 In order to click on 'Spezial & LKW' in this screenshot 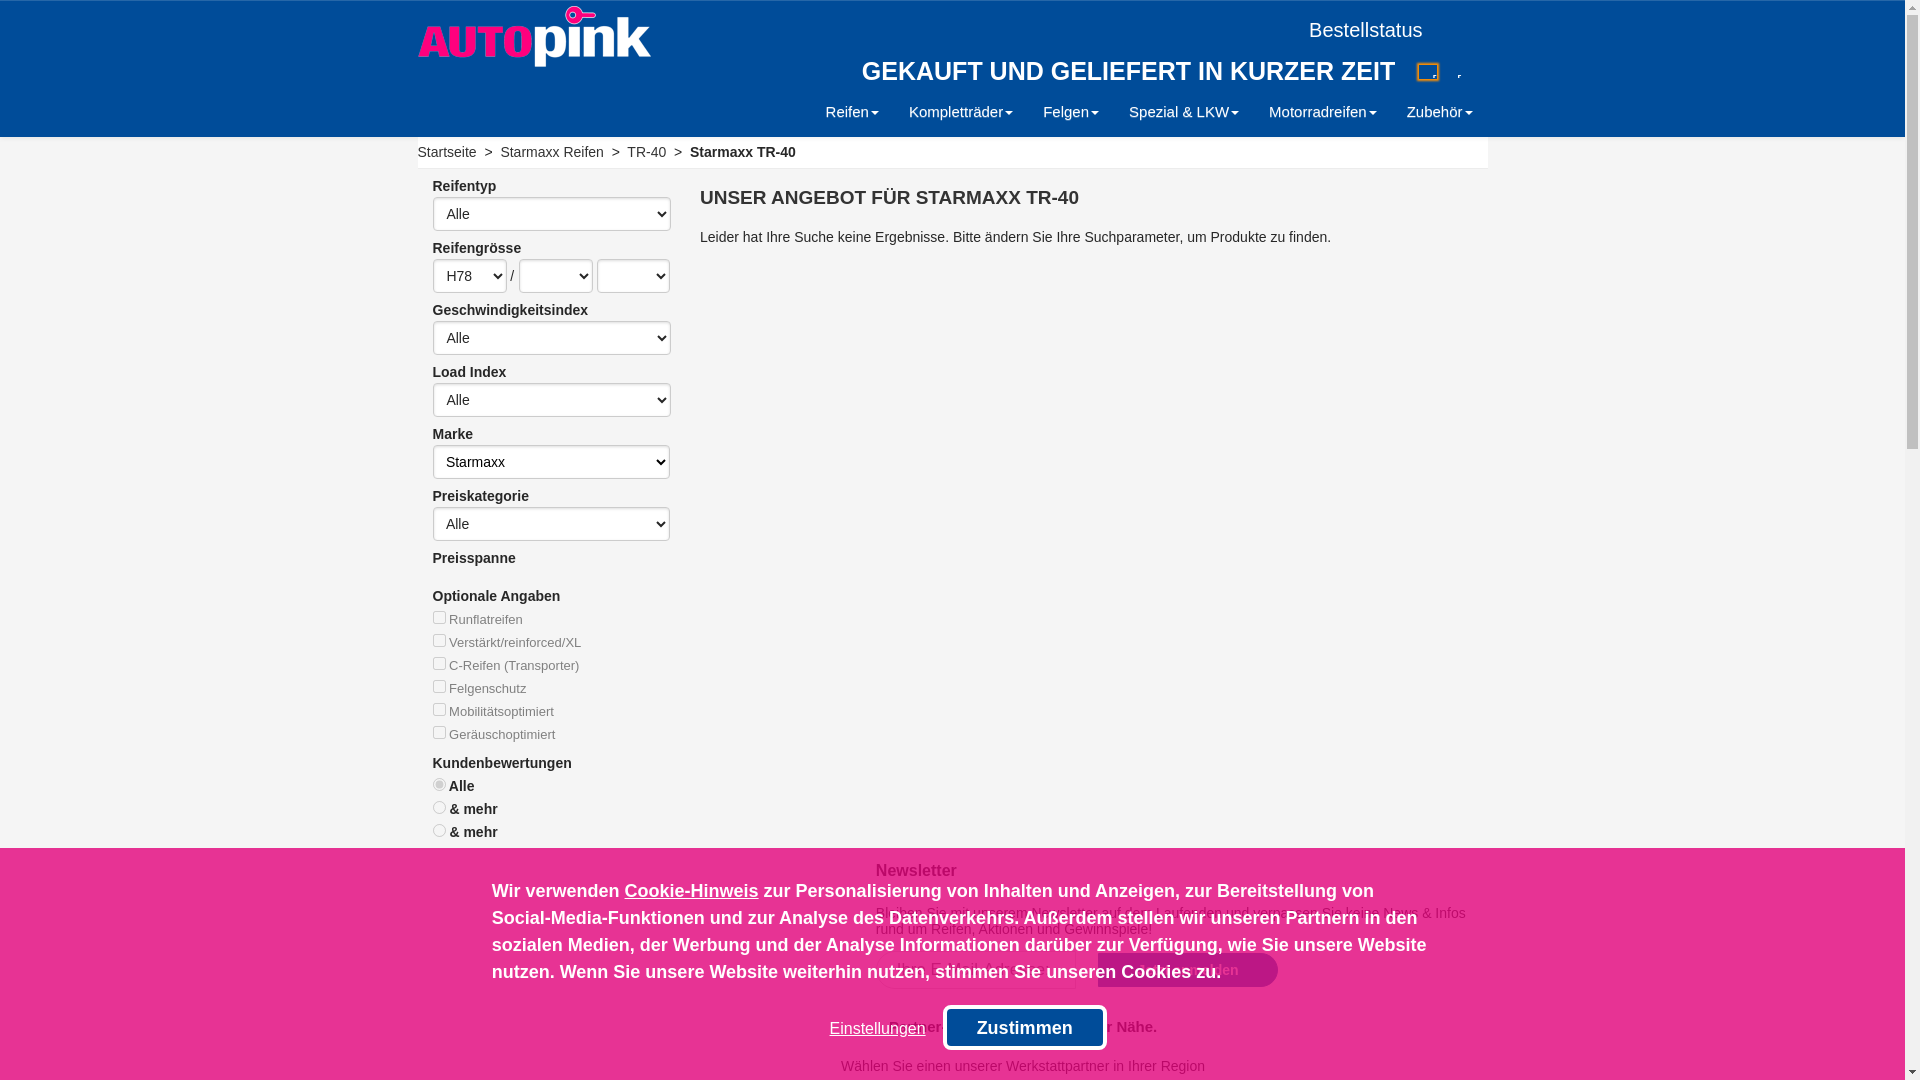, I will do `click(1112, 111)`.